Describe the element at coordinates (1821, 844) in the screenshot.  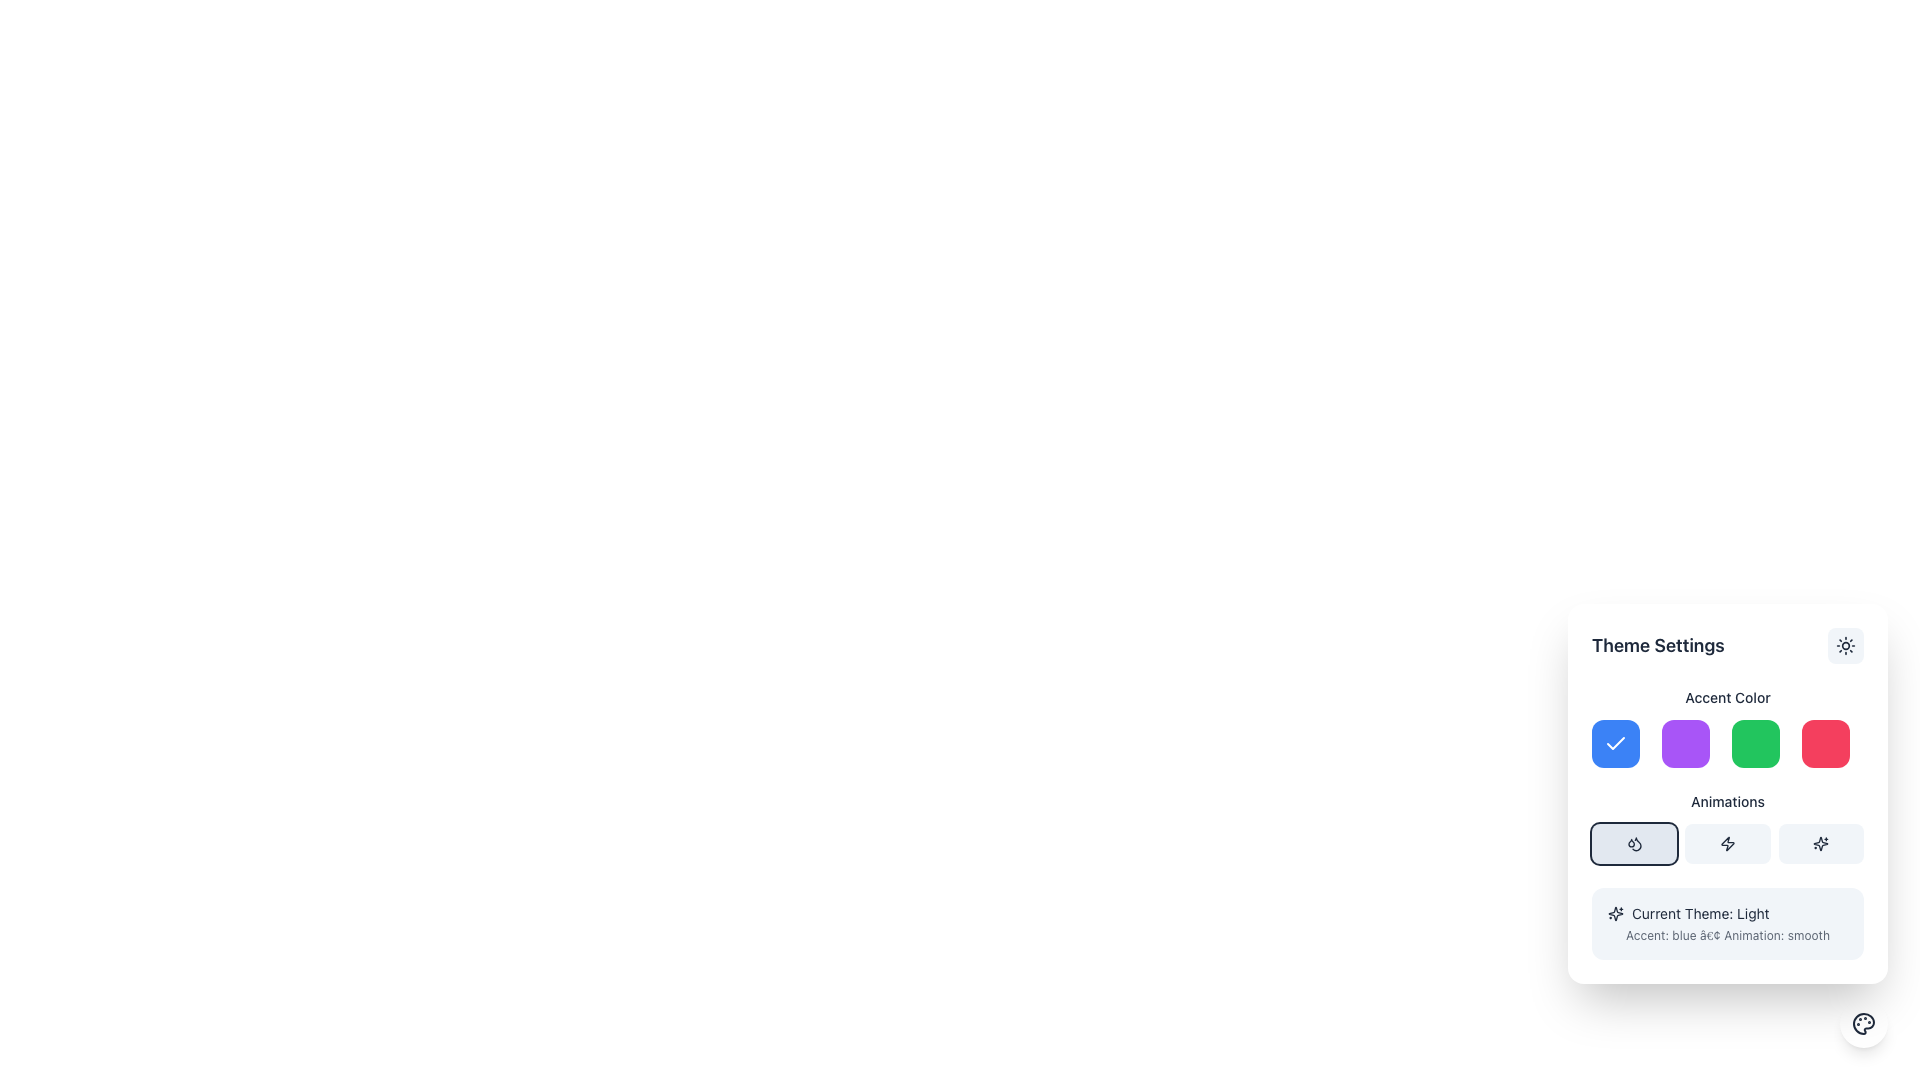
I see `the sparkles or star-like shaped icon located within the 'Animations' button row of the 'Theme Settings' panel` at that location.